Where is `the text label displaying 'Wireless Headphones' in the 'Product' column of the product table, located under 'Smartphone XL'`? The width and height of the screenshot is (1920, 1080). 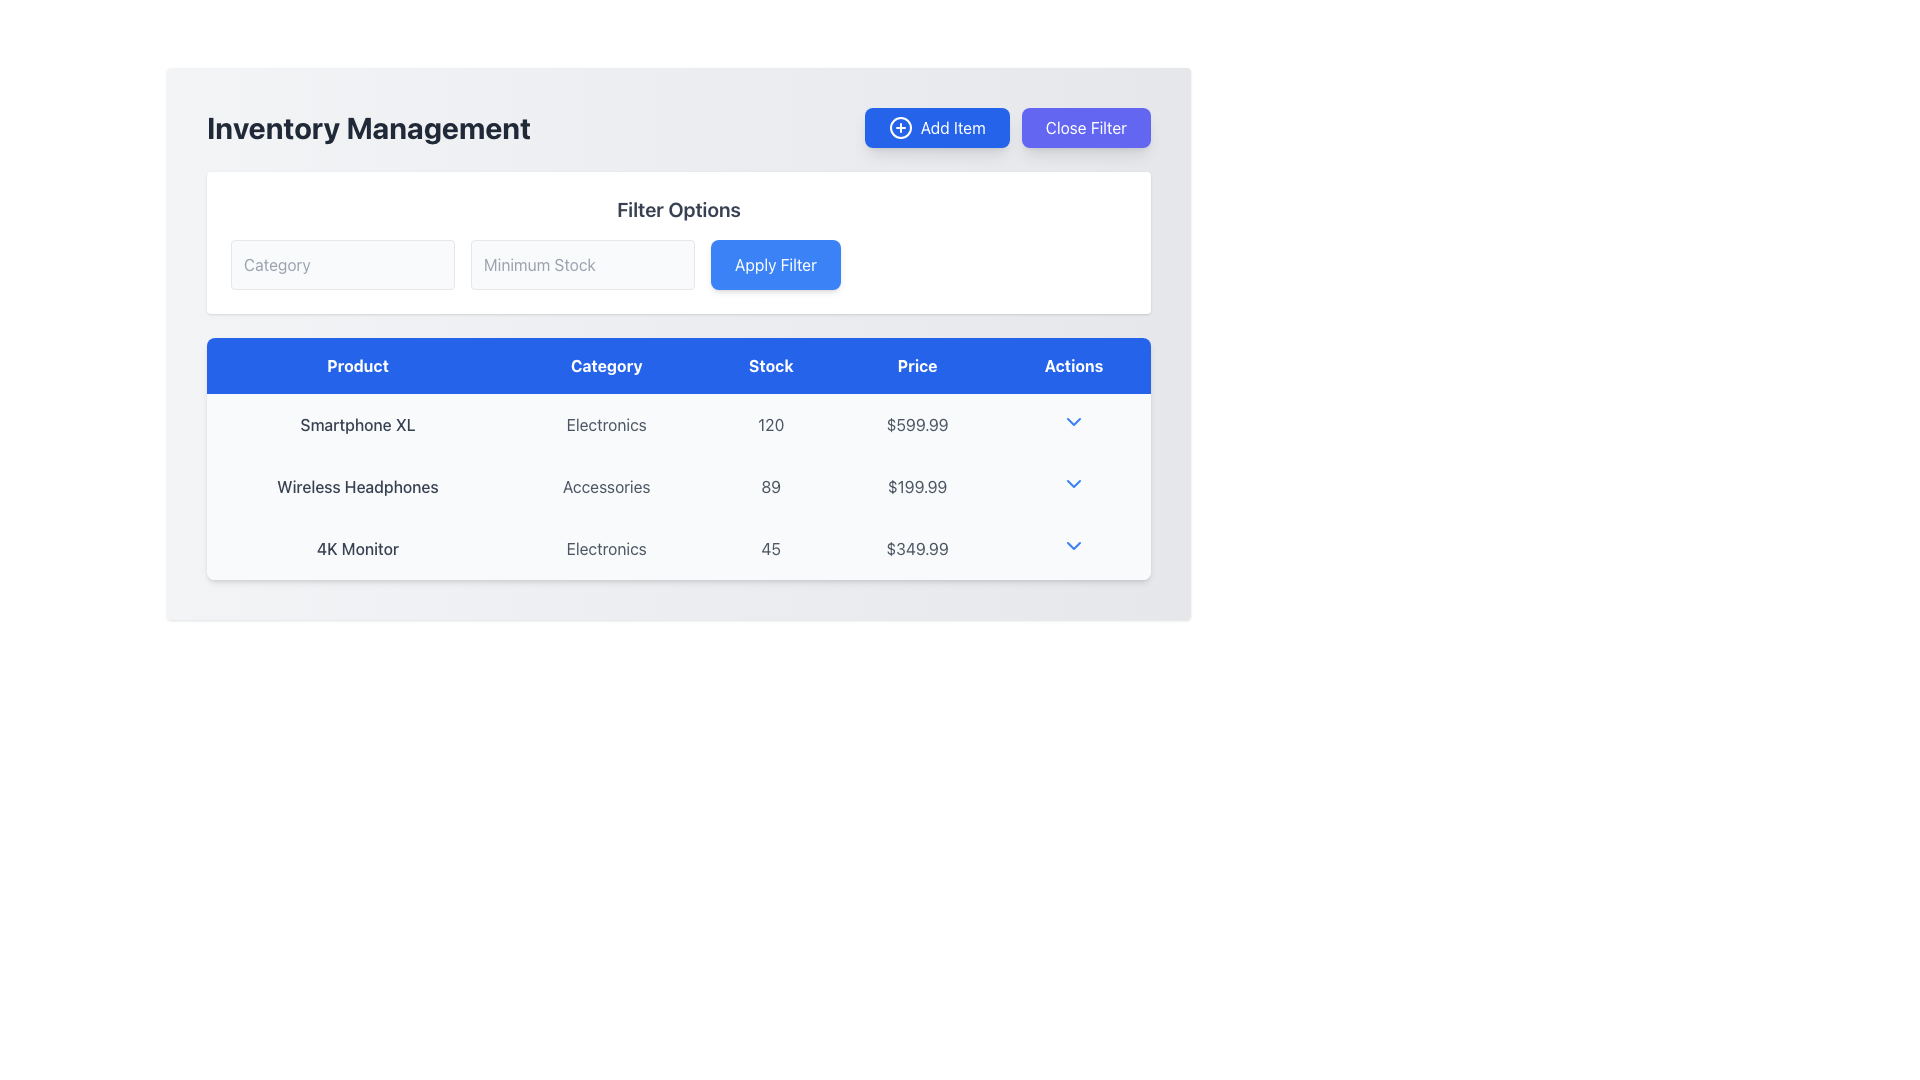
the text label displaying 'Wireless Headphones' in the 'Product' column of the product table, located under 'Smartphone XL' is located at coordinates (358, 486).